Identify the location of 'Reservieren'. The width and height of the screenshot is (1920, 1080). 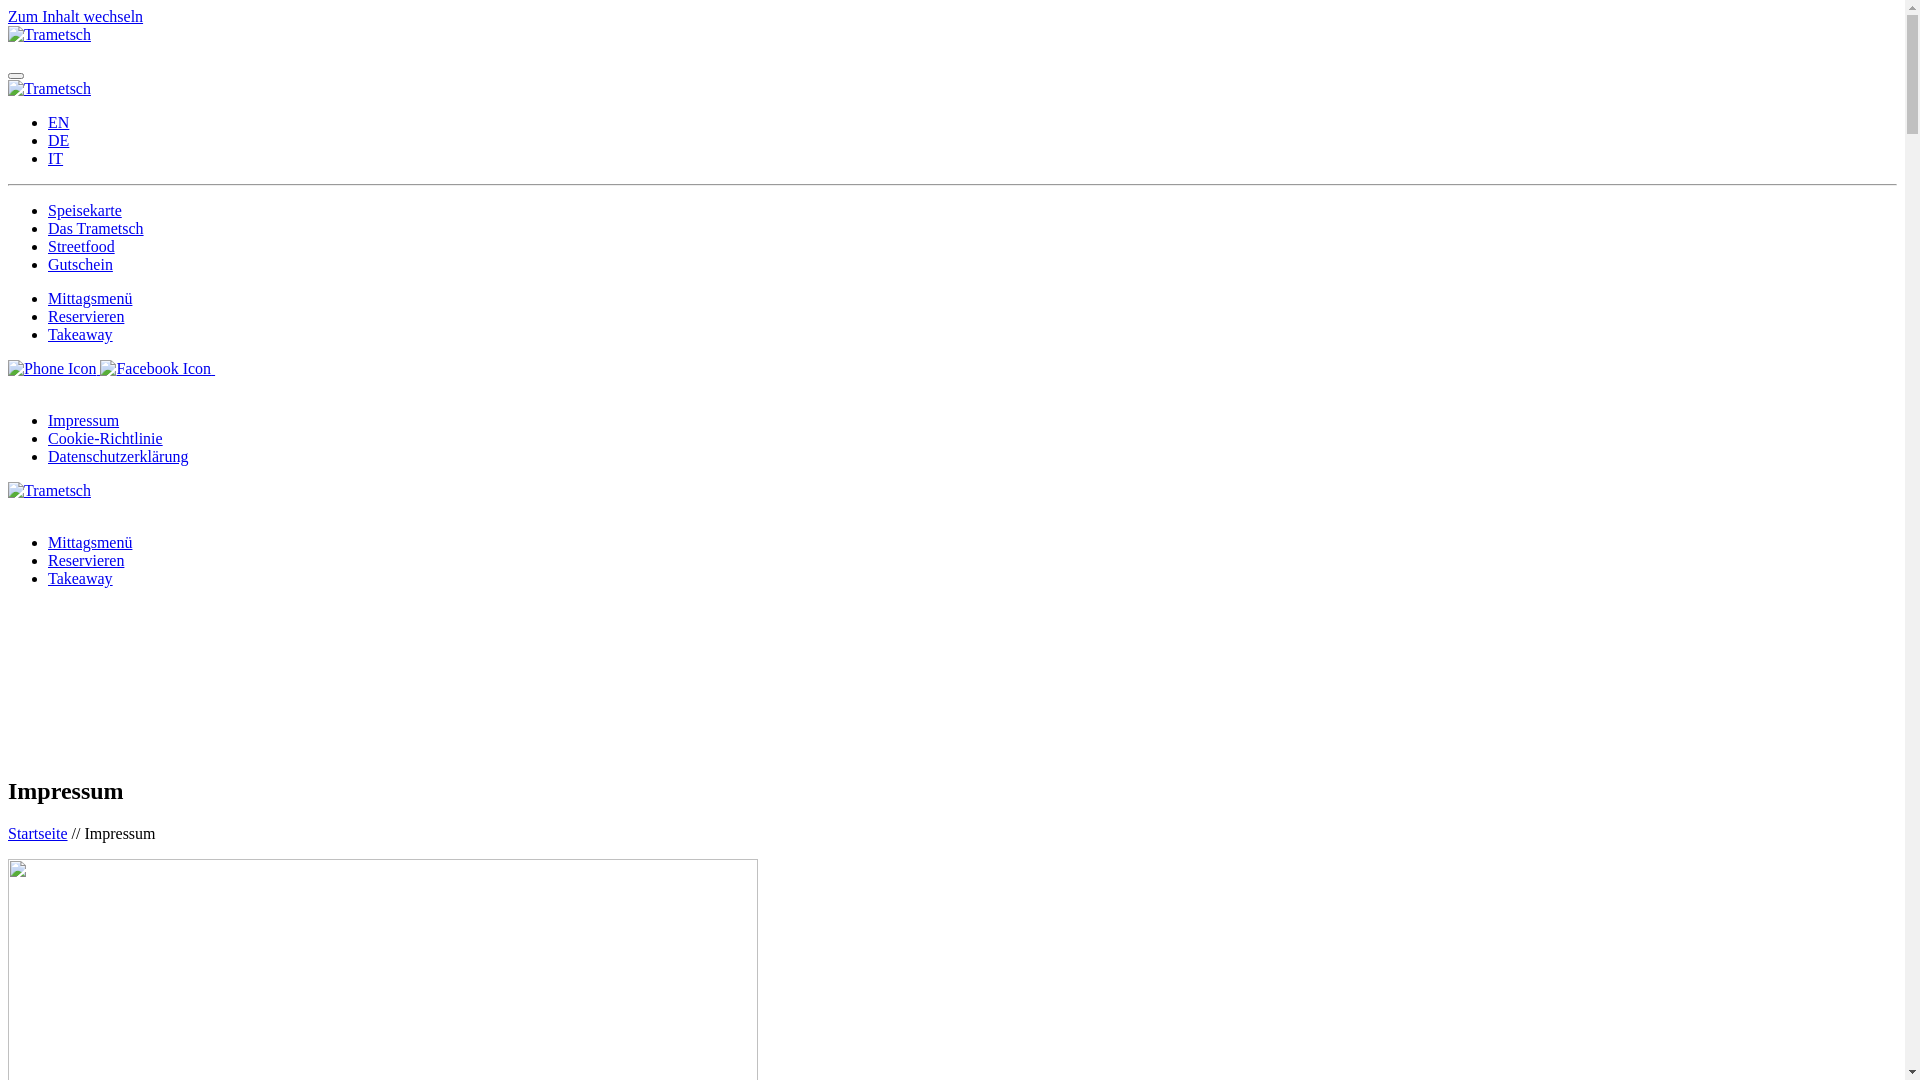
(85, 560).